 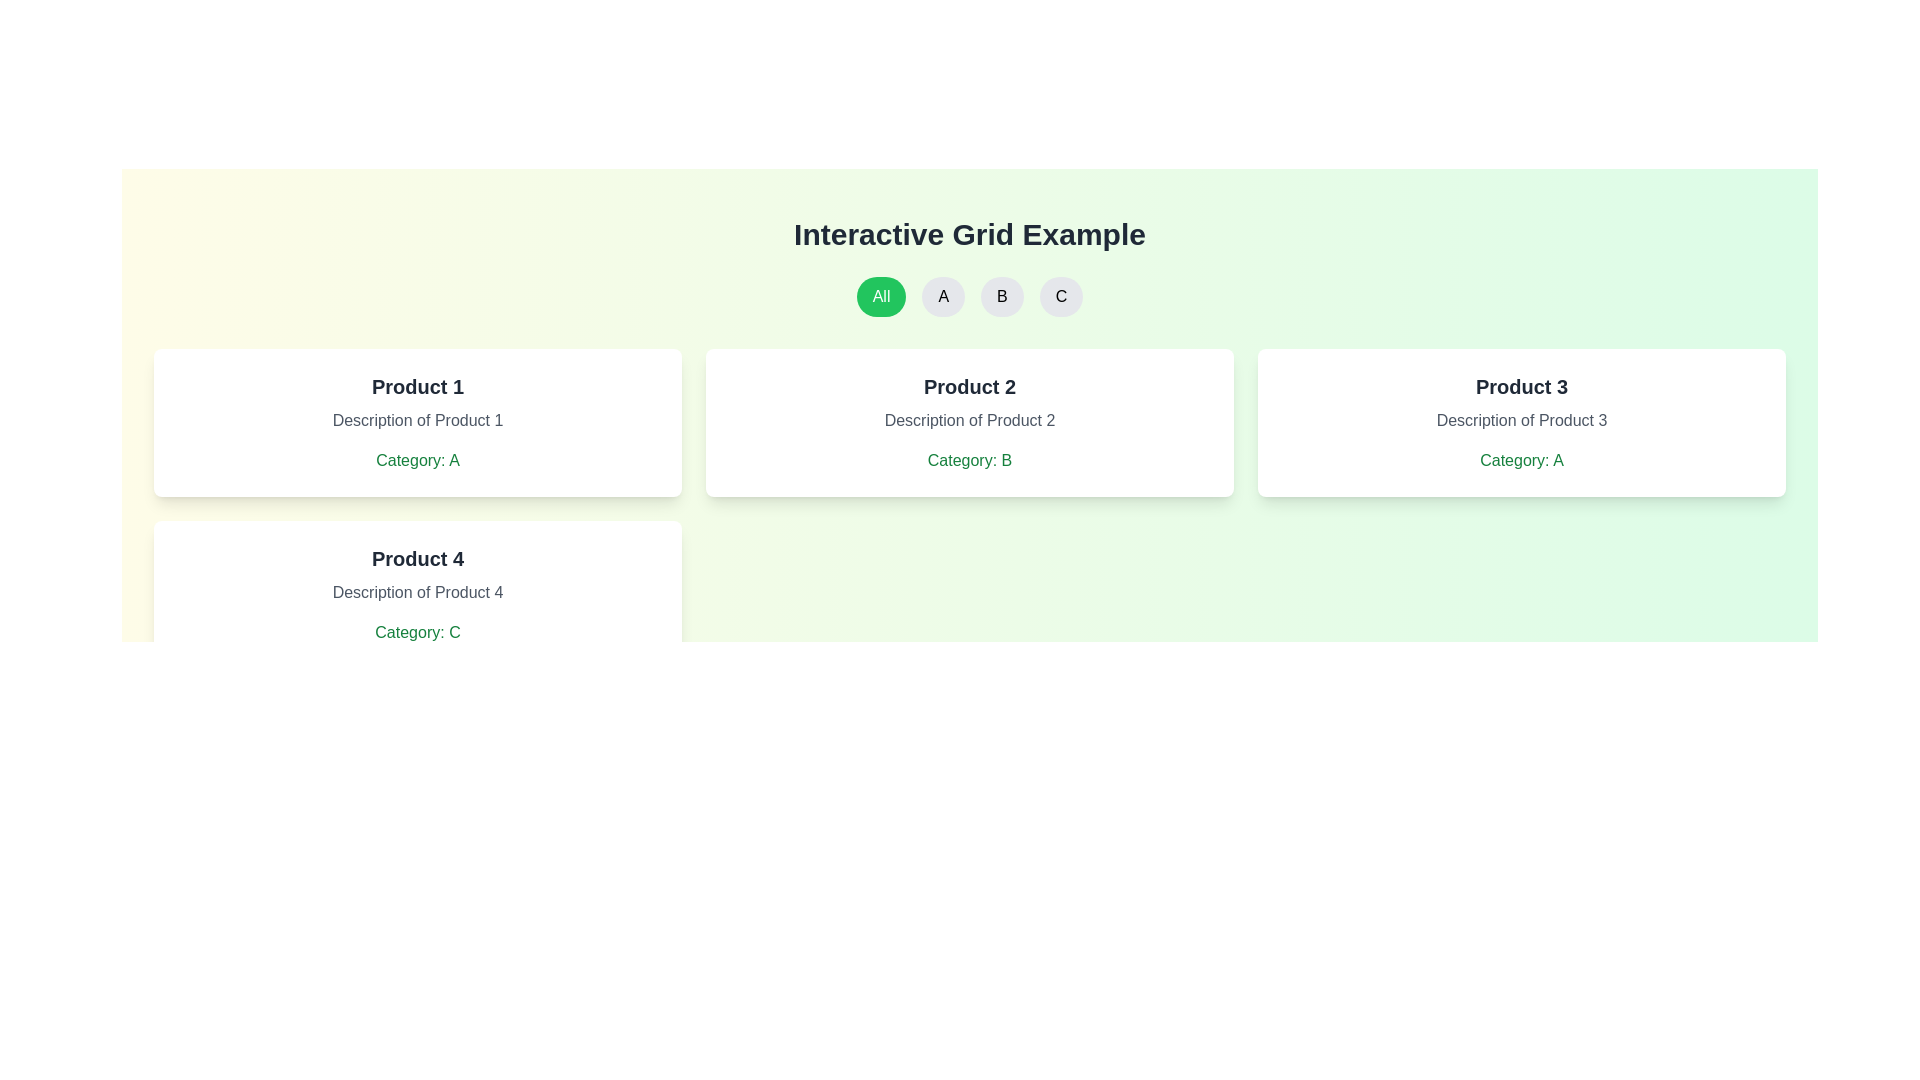 I want to click on the static text label reading 'Category: A', which is styled in green and located at the bottom of the card for 'Product 3', so click(x=1520, y=461).